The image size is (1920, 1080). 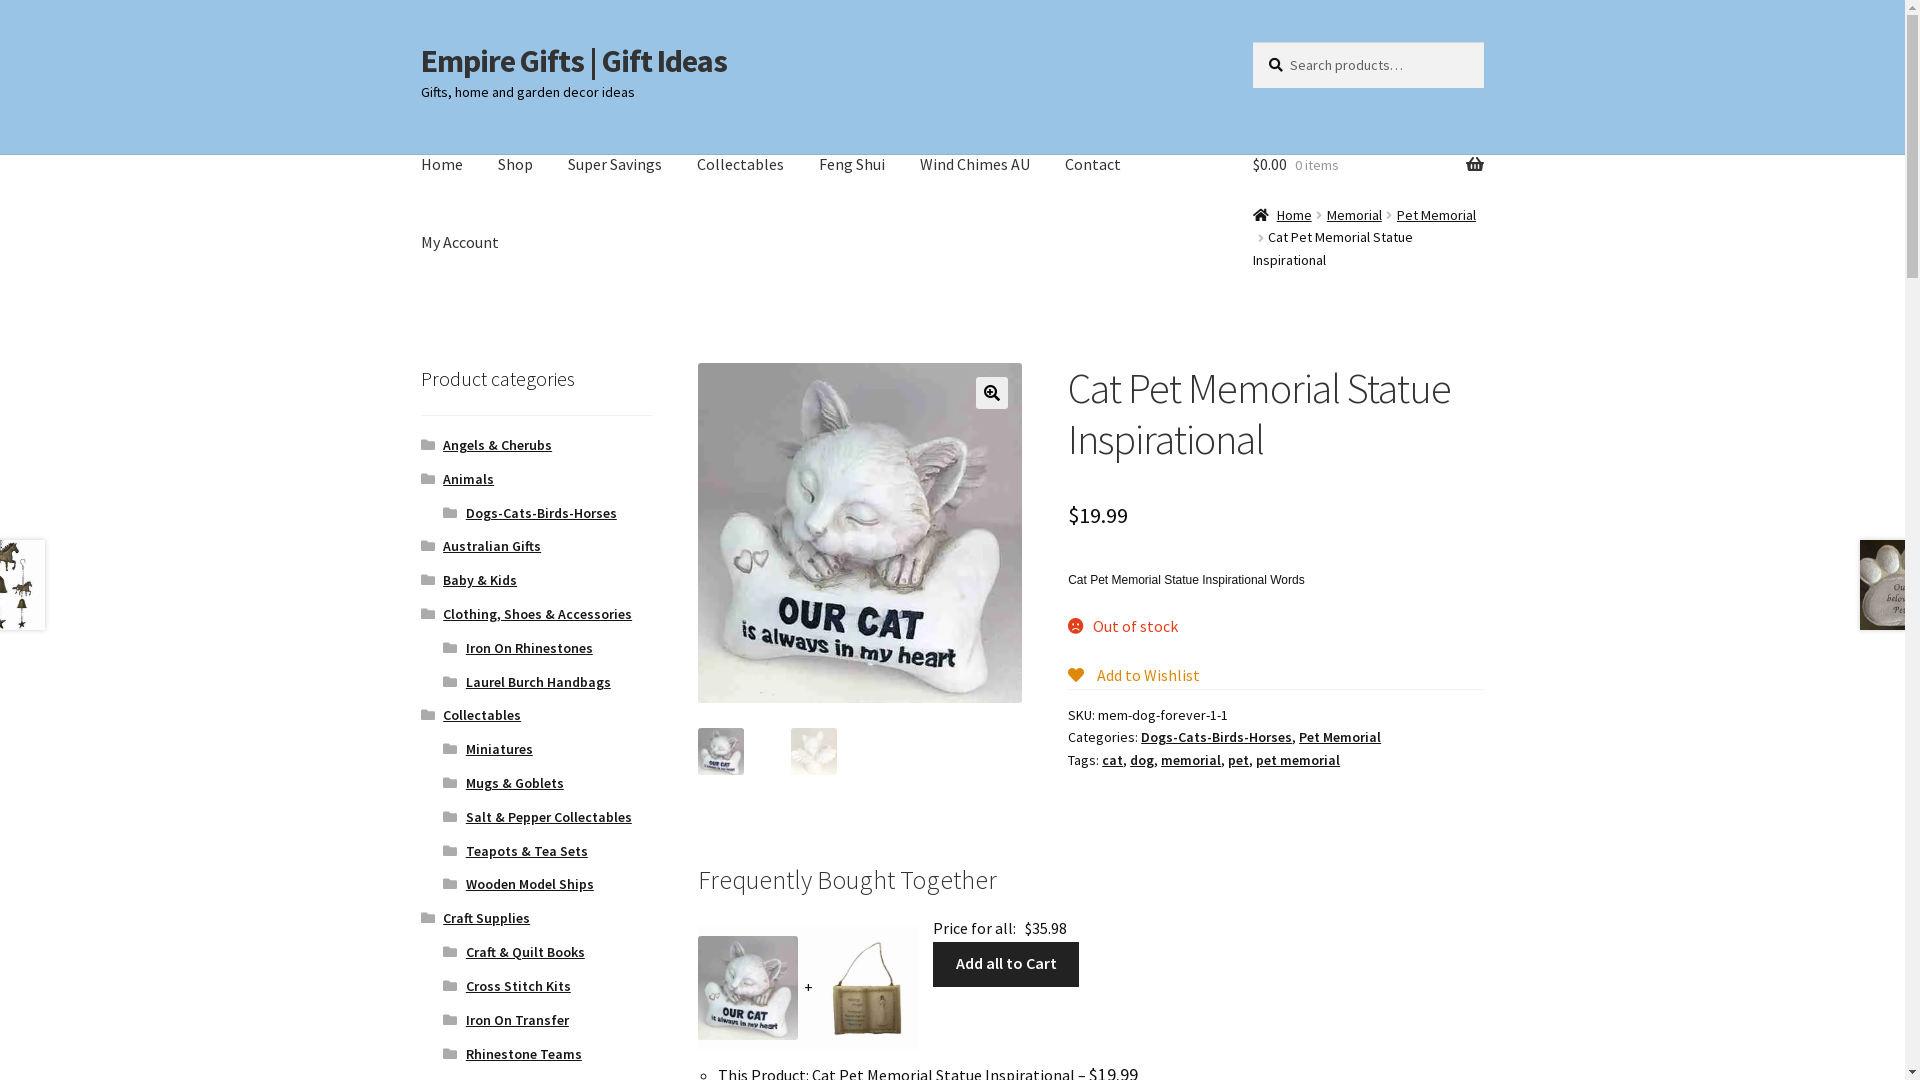 I want to click on 'dog', so click(x=1129, y=759).